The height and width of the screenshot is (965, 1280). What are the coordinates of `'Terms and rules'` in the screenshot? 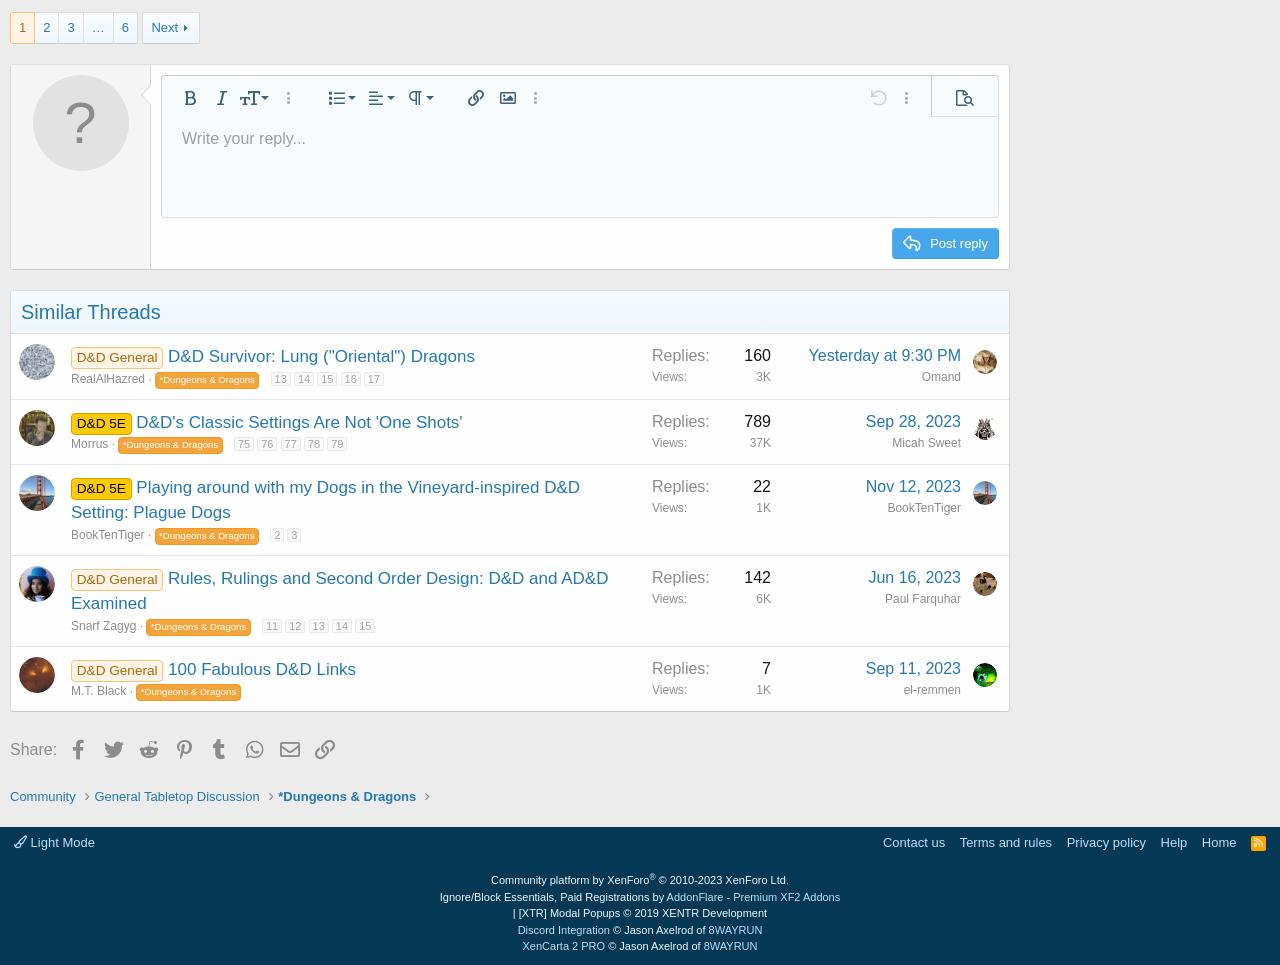 It's located at (1005, 840).